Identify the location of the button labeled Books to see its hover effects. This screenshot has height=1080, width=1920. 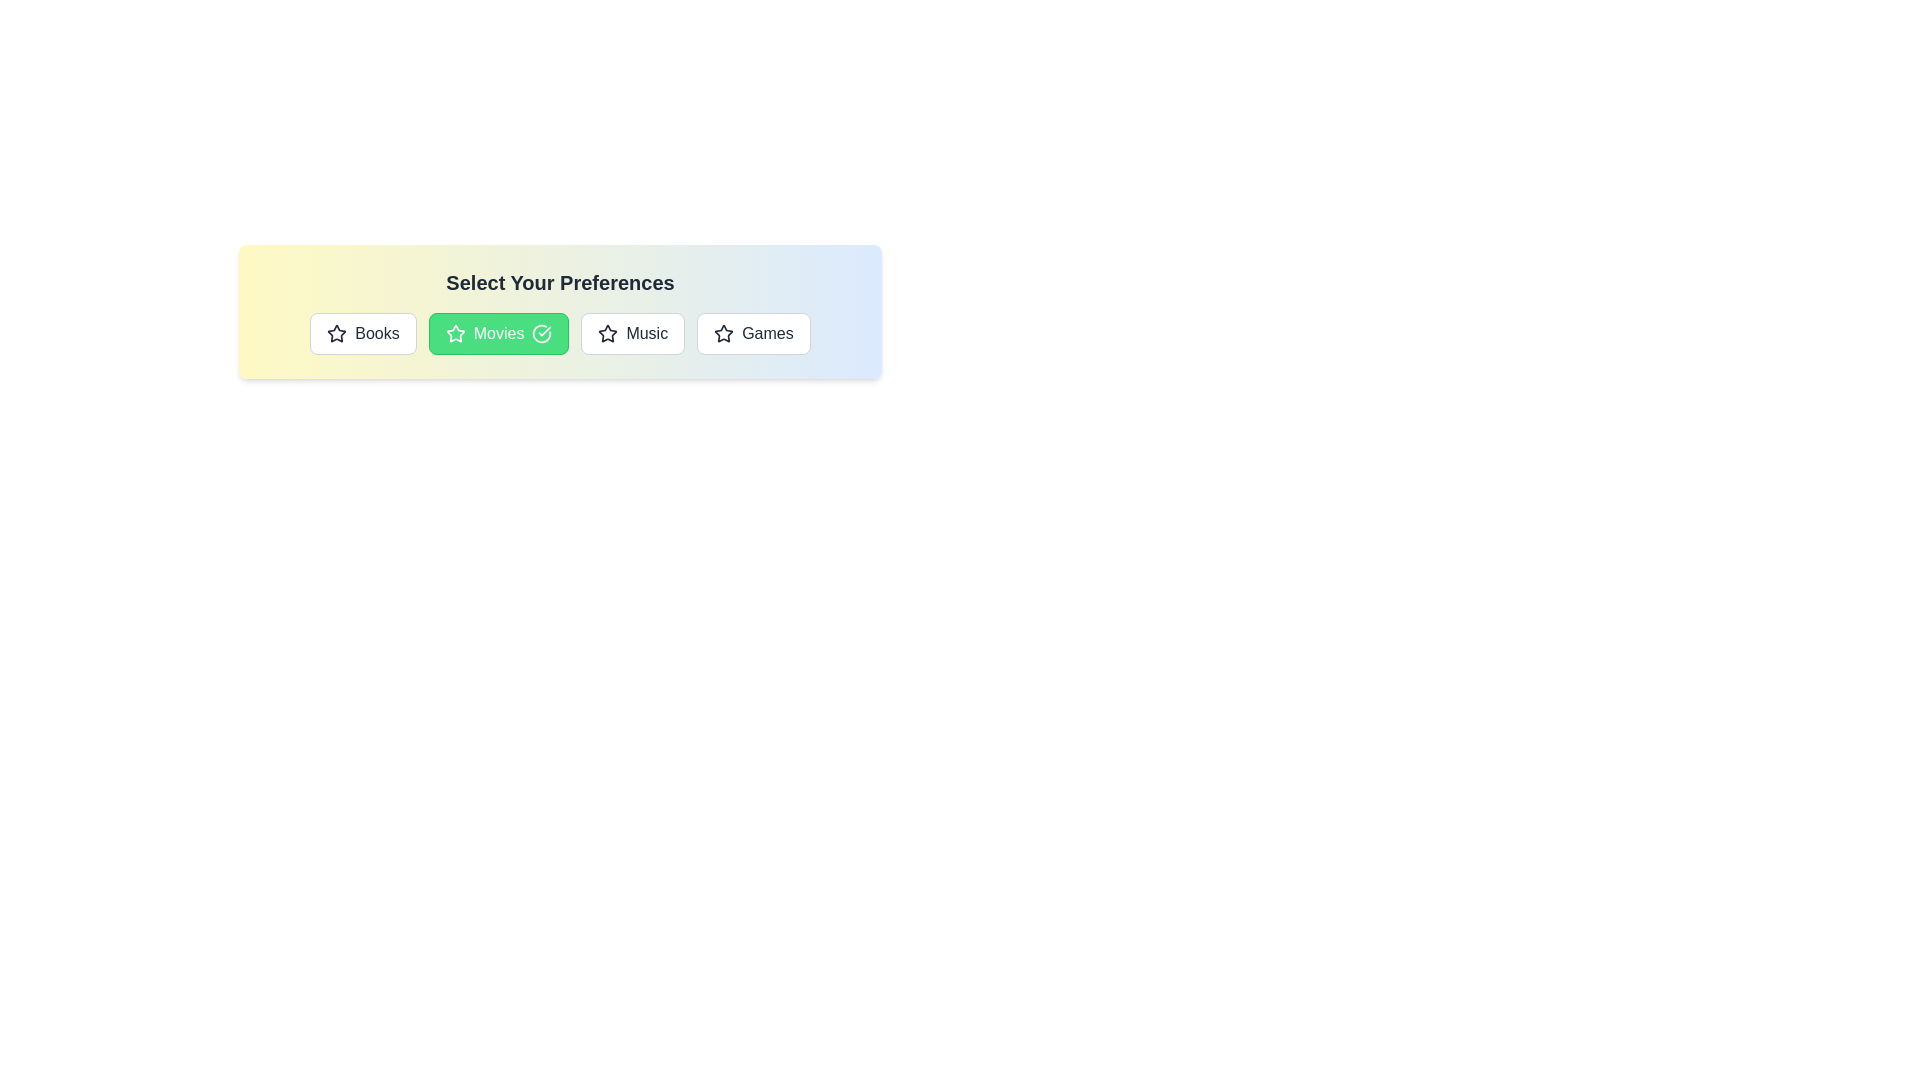
(363, 333).